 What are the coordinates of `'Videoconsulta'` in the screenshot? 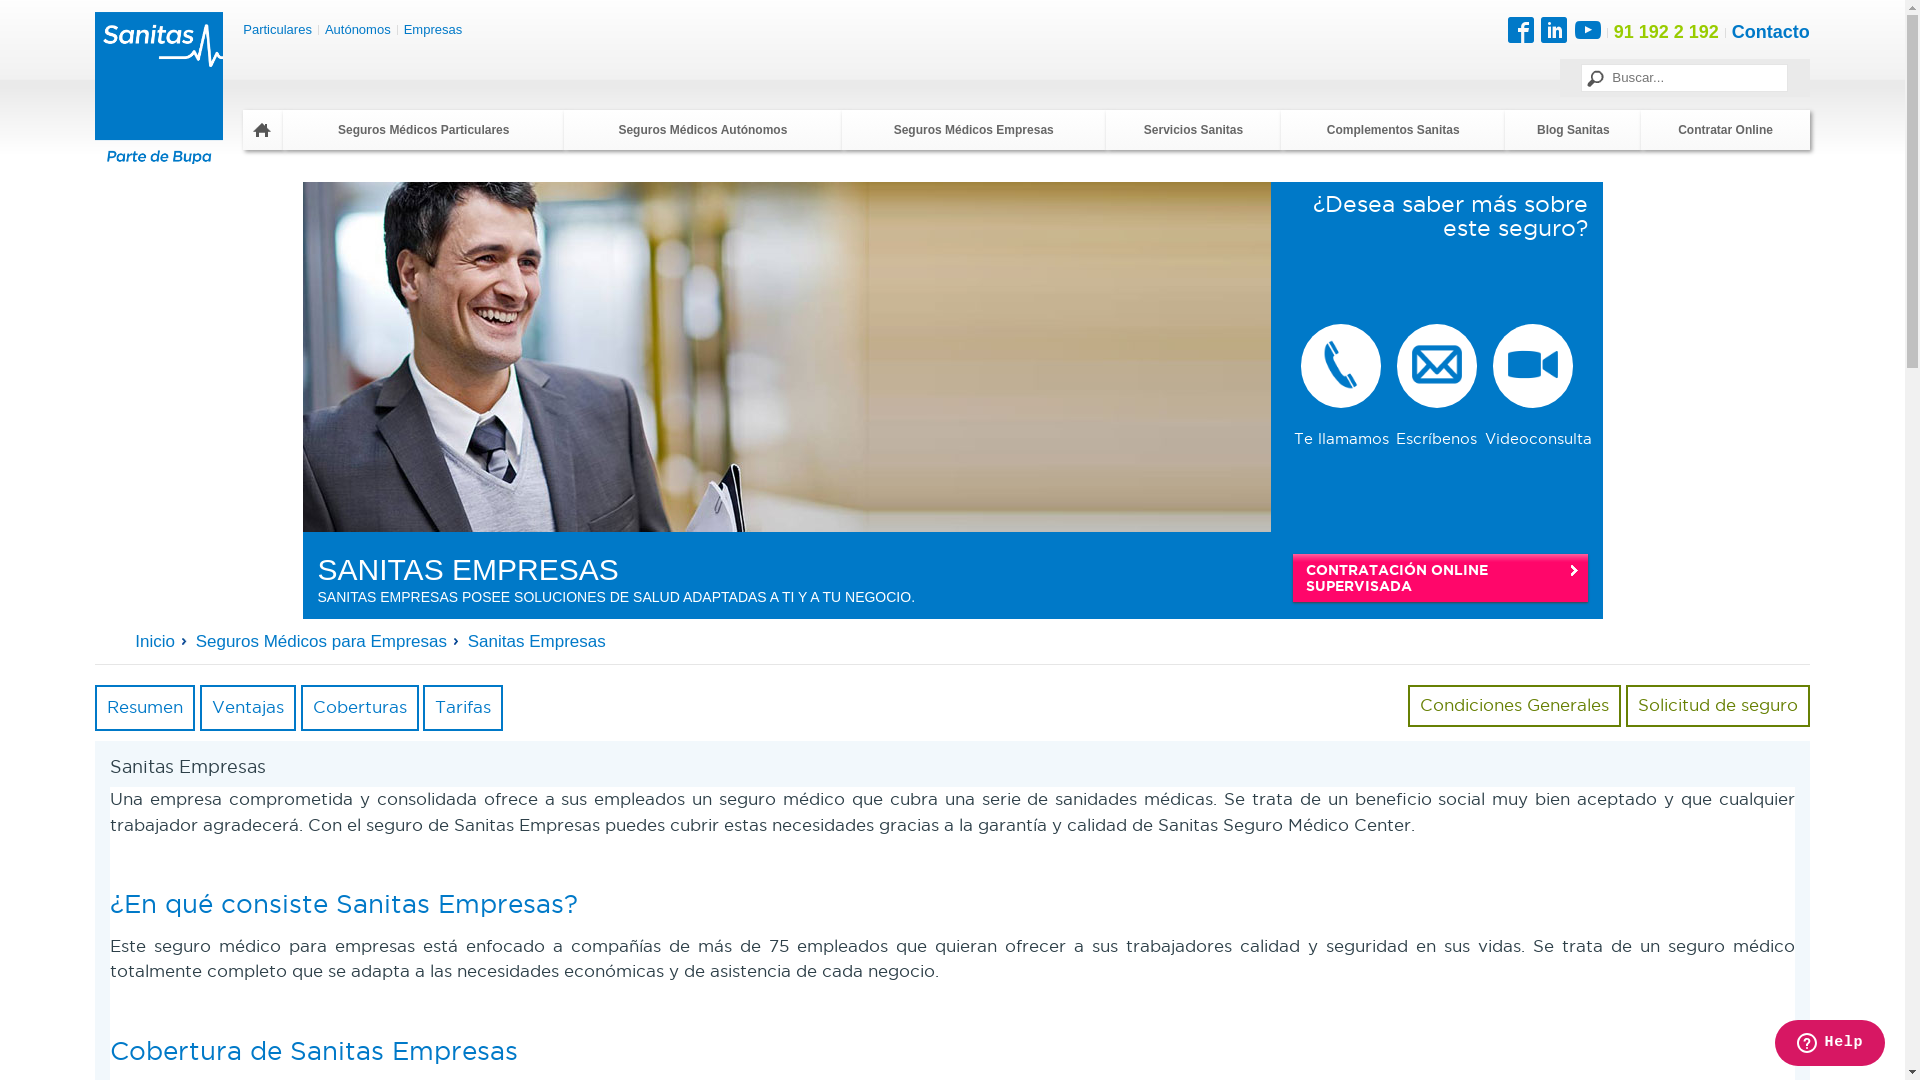 It's located at (1484, 385).